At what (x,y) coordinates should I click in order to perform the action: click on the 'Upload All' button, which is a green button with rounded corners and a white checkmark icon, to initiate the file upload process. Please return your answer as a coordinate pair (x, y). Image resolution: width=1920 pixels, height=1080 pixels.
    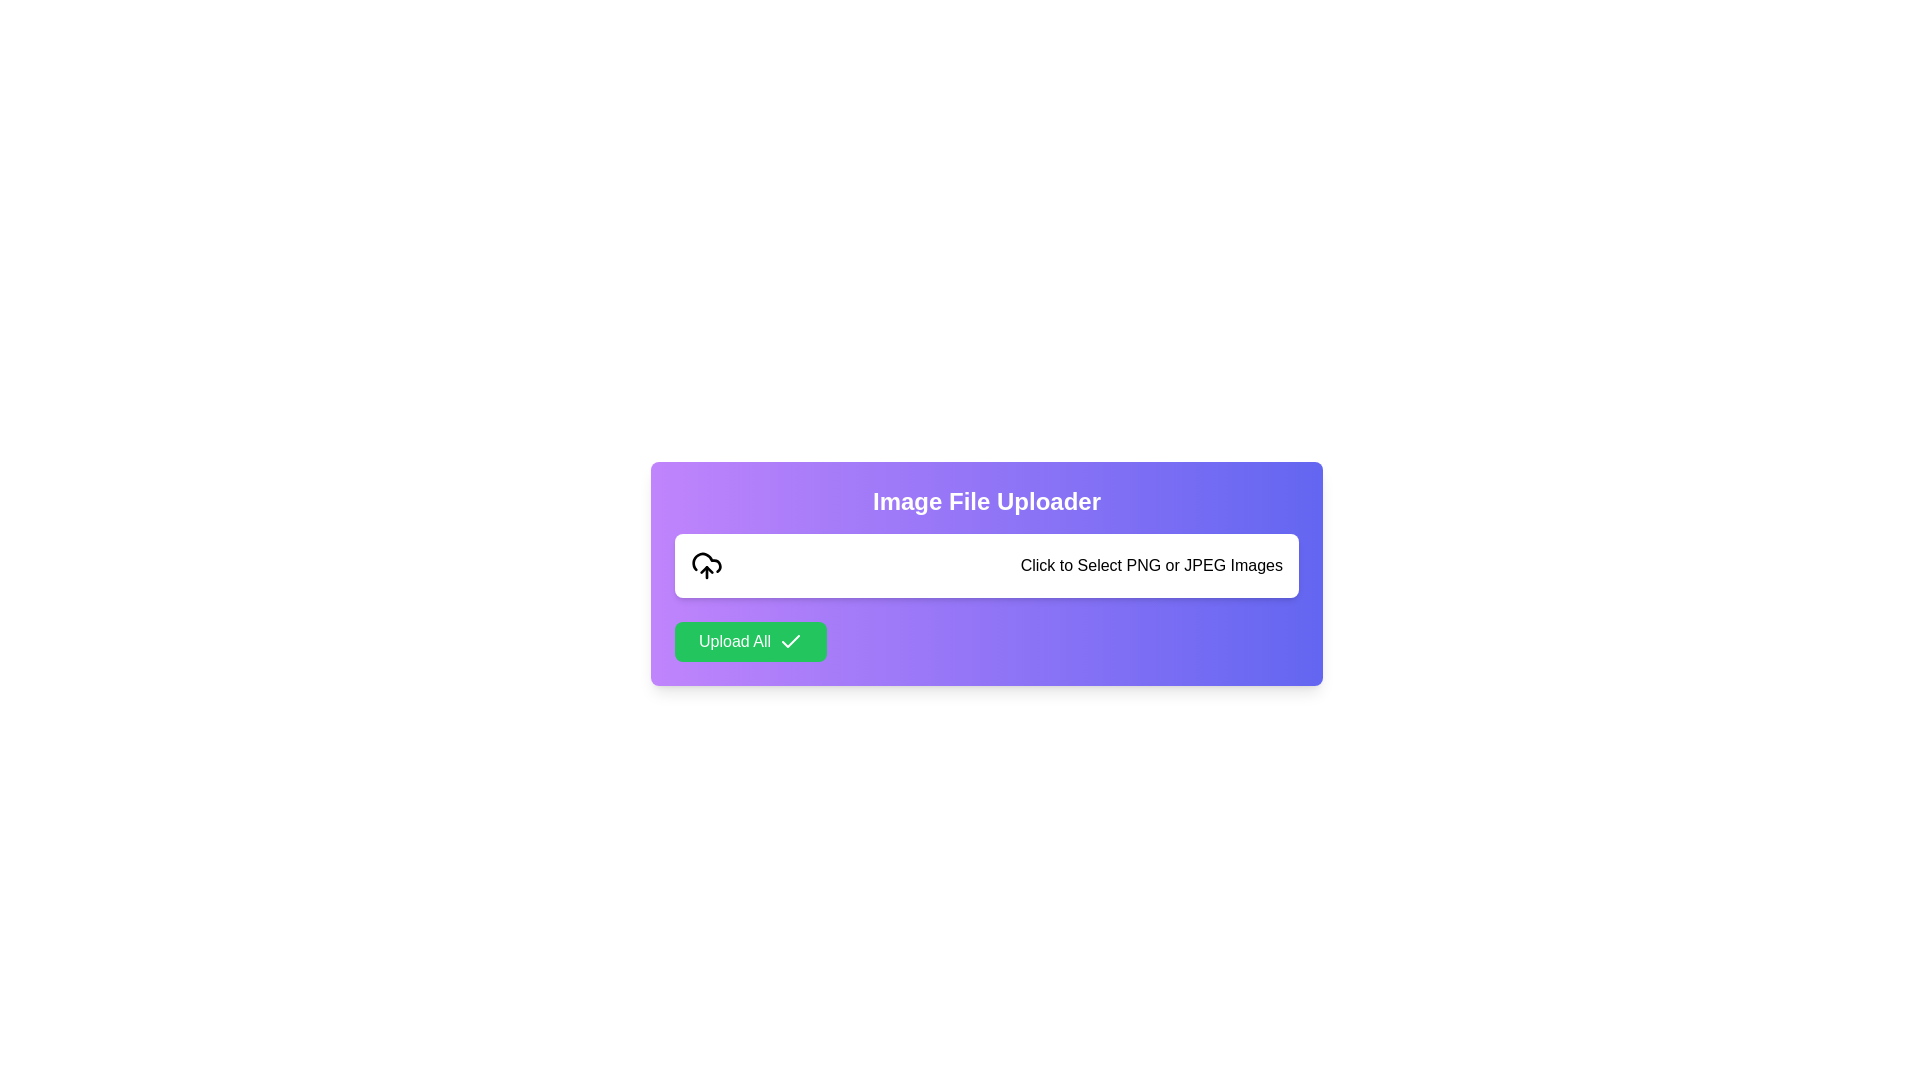
    Looking at the image, I should click on (750, 641).